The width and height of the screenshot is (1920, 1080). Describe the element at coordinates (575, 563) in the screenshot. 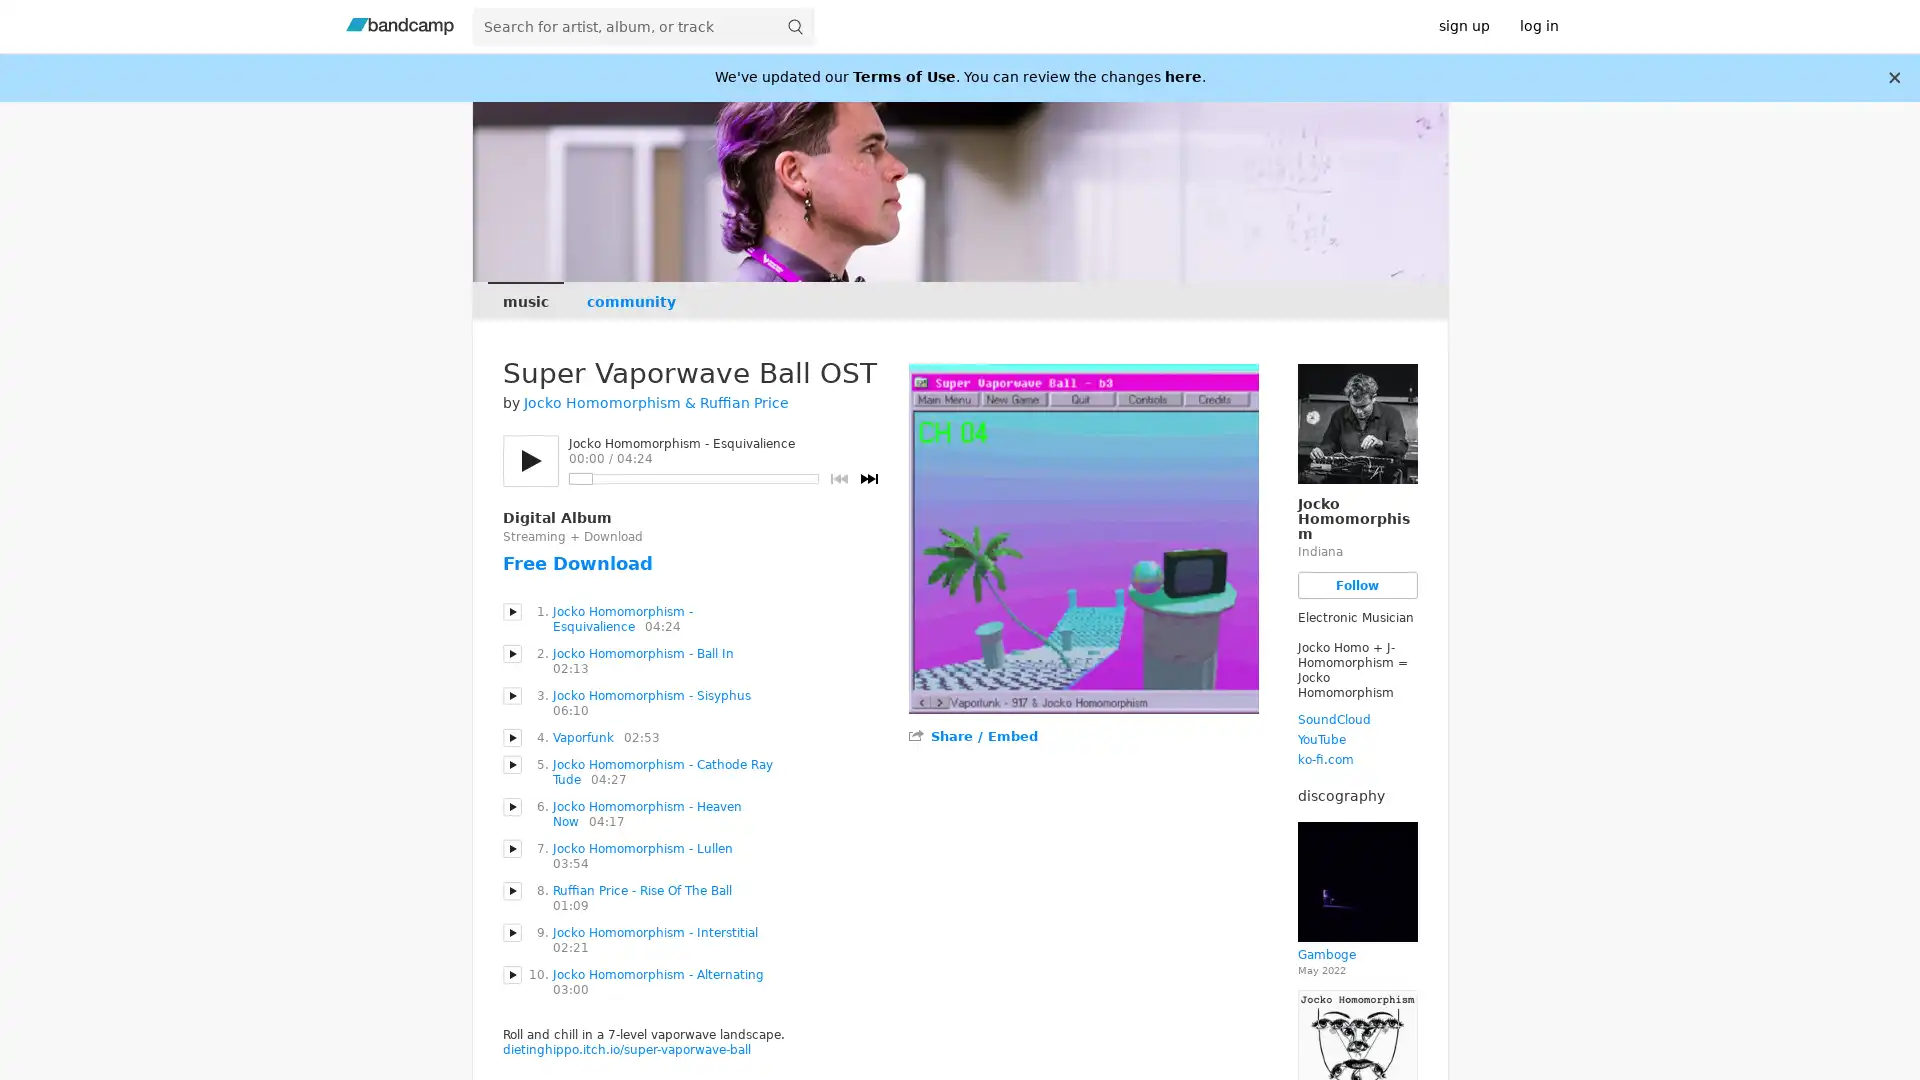

I see `Free Download` at that location.